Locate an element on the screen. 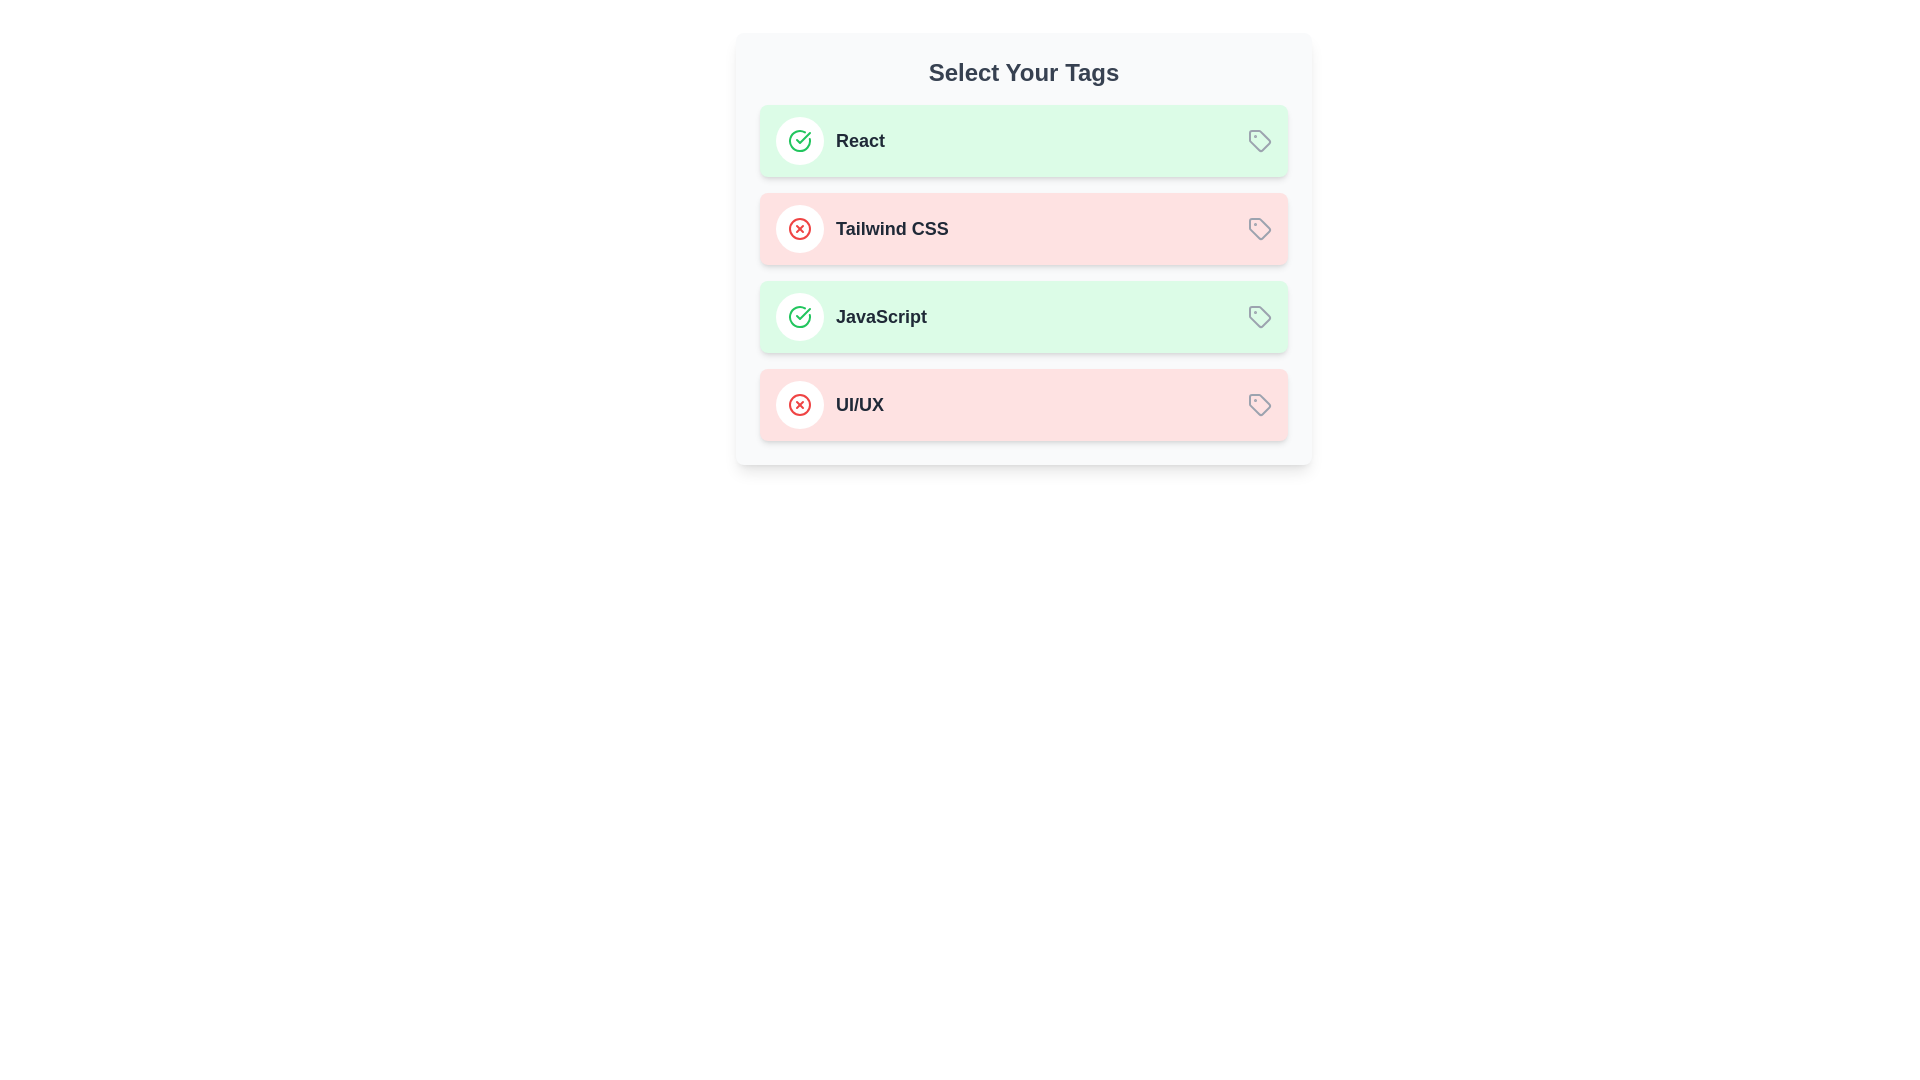 The image size is (1920, 1080). the text label displaying 'JavaScript' which is styled in bold, black font is located at coordinates (880, 315).